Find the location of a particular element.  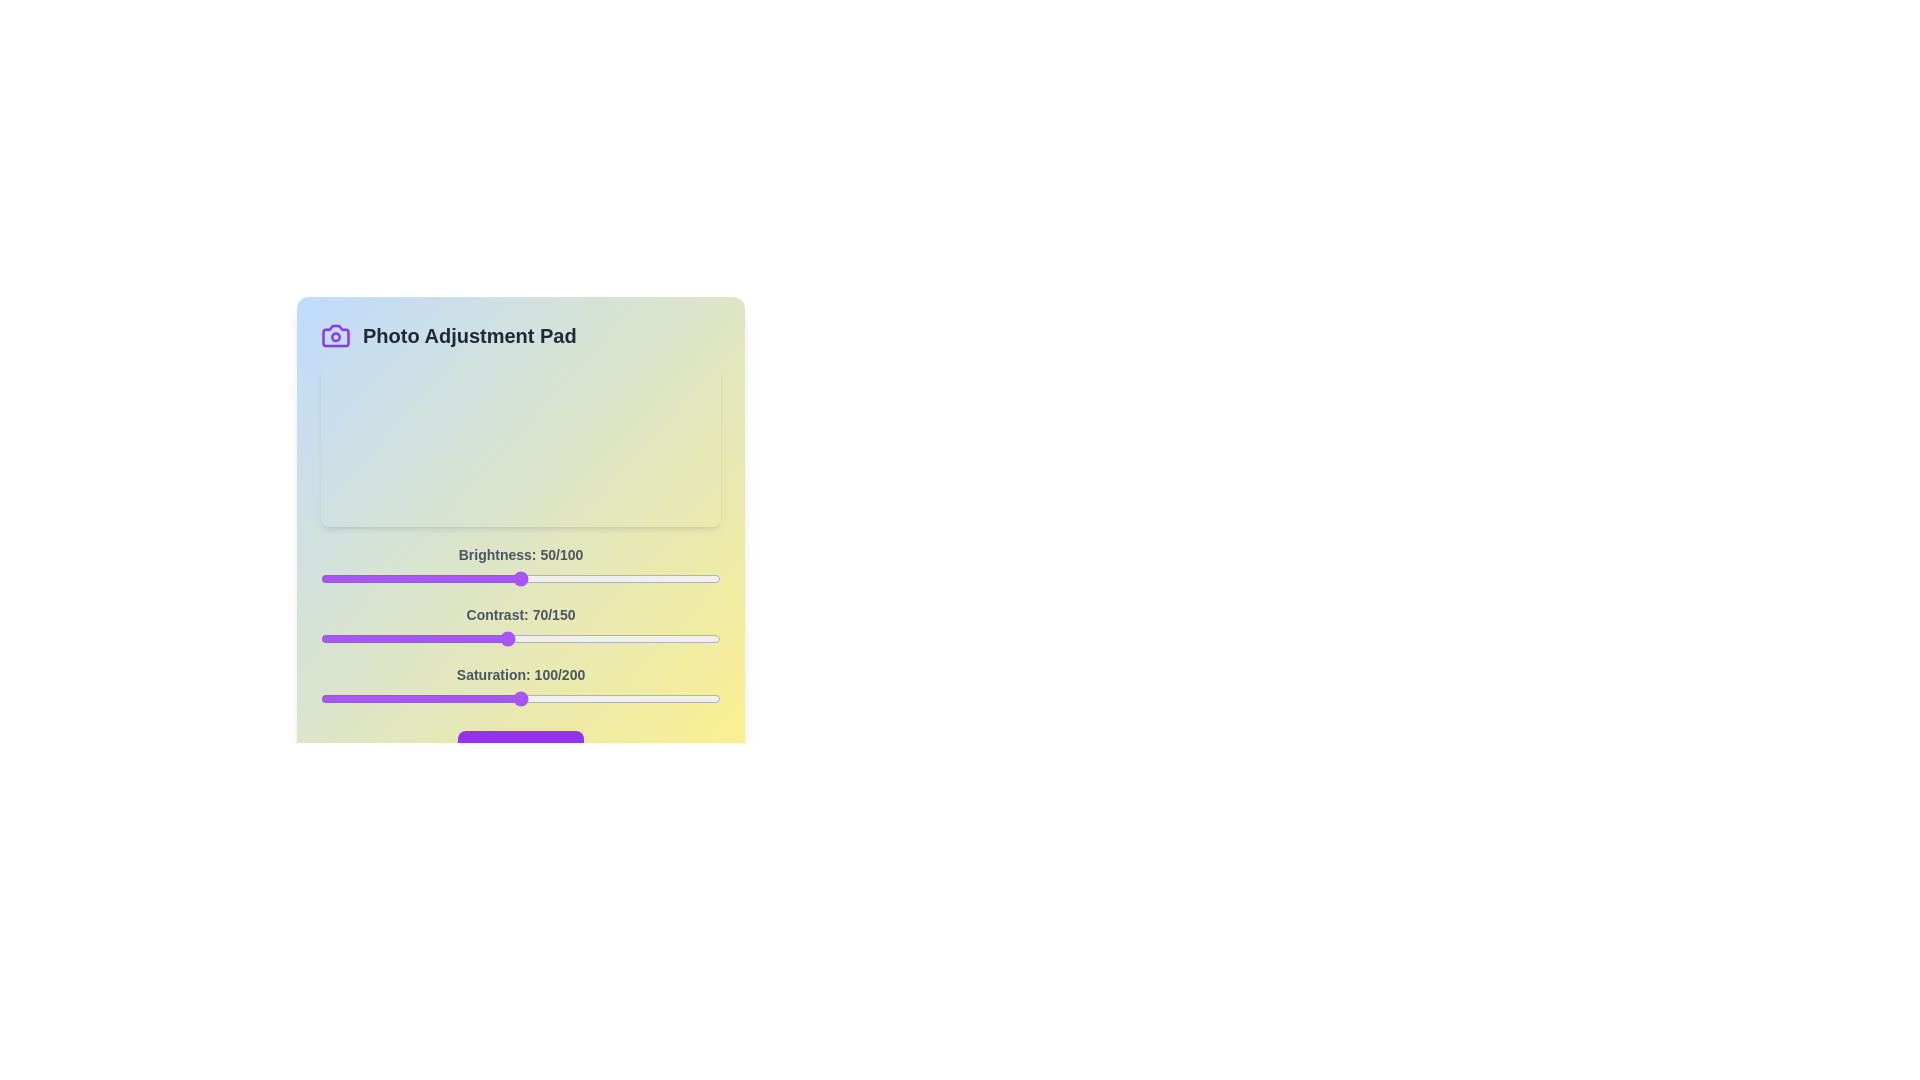

the 1 slider to 36 is located at coordinates (416, 639).